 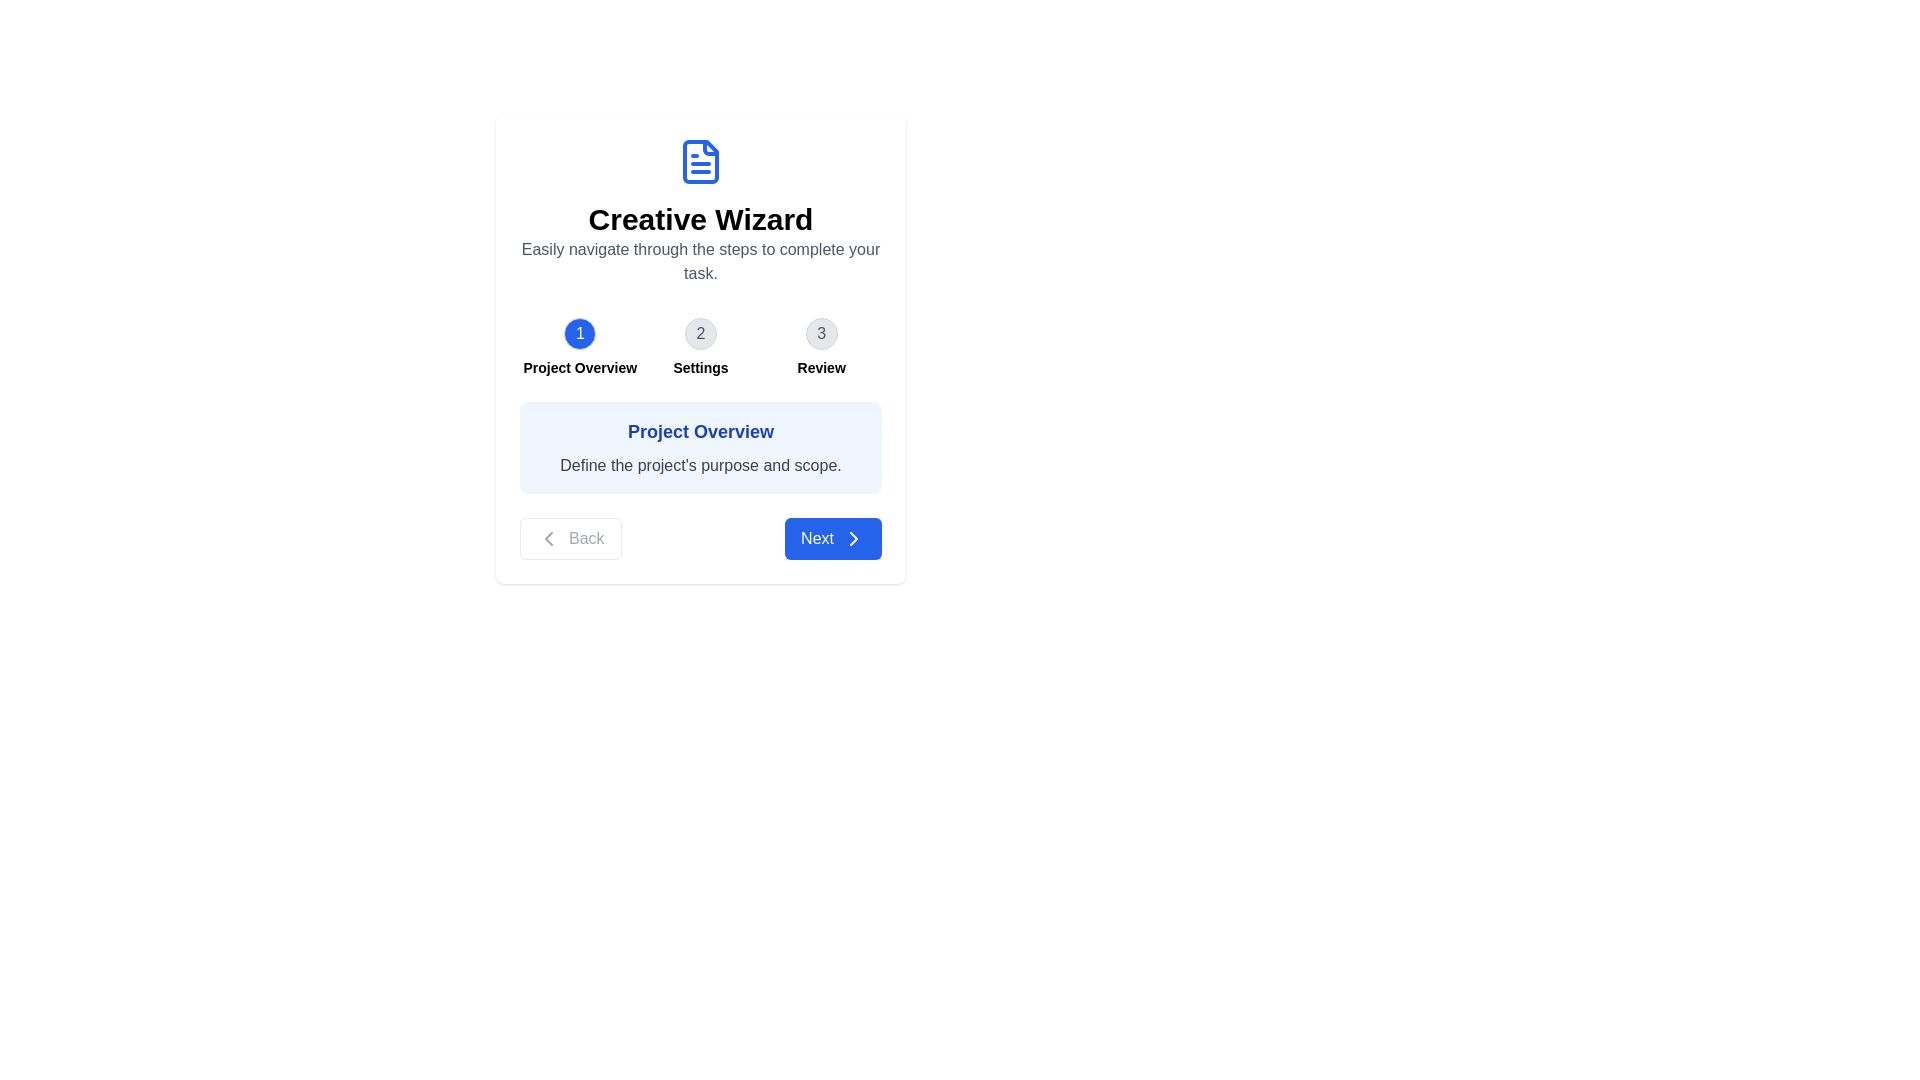 I want to click on the small rightward-pointing chevron arrow icon located on the right side of the 'Next' button, so click(x=854, y=538).